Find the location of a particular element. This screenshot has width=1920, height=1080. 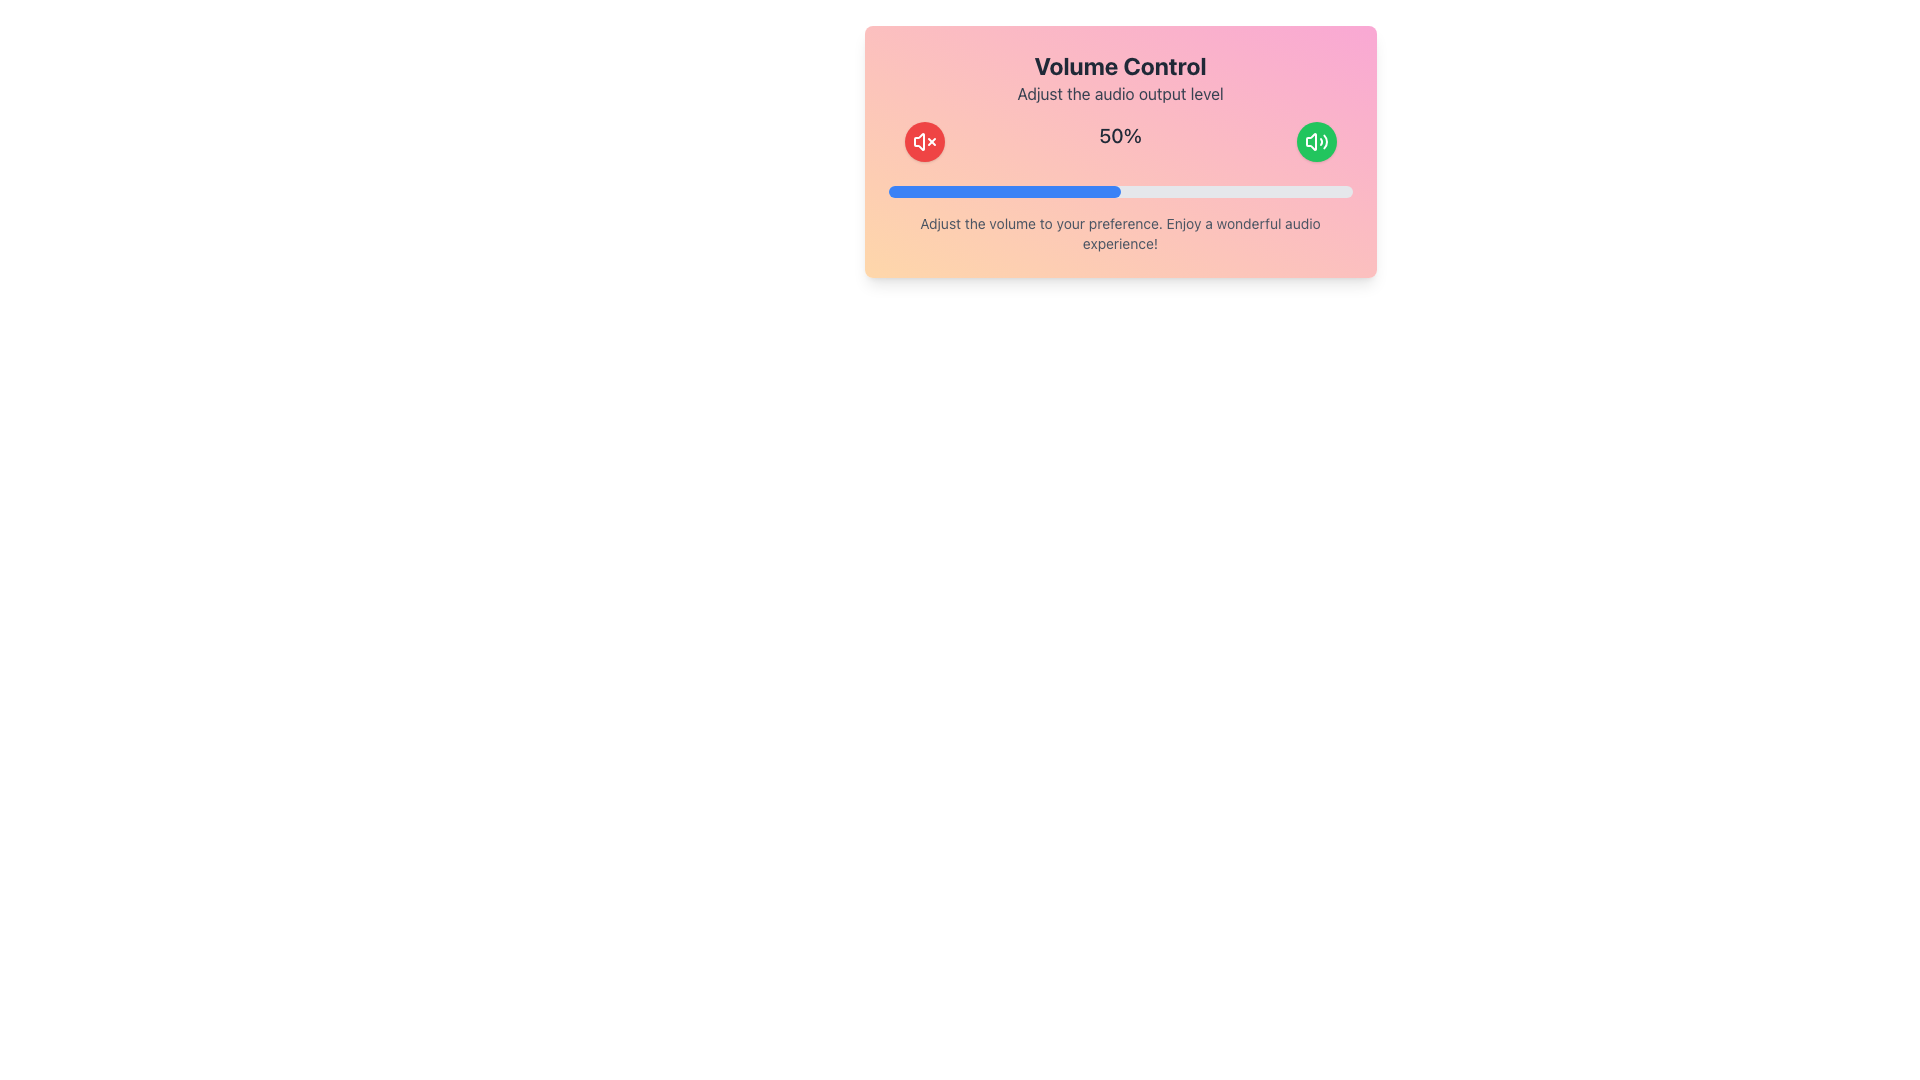

the unmute or volume increase button located on the far right of the horizontal layout section, adjacent to the '50%' text label is located at coordinates (1316, 141).